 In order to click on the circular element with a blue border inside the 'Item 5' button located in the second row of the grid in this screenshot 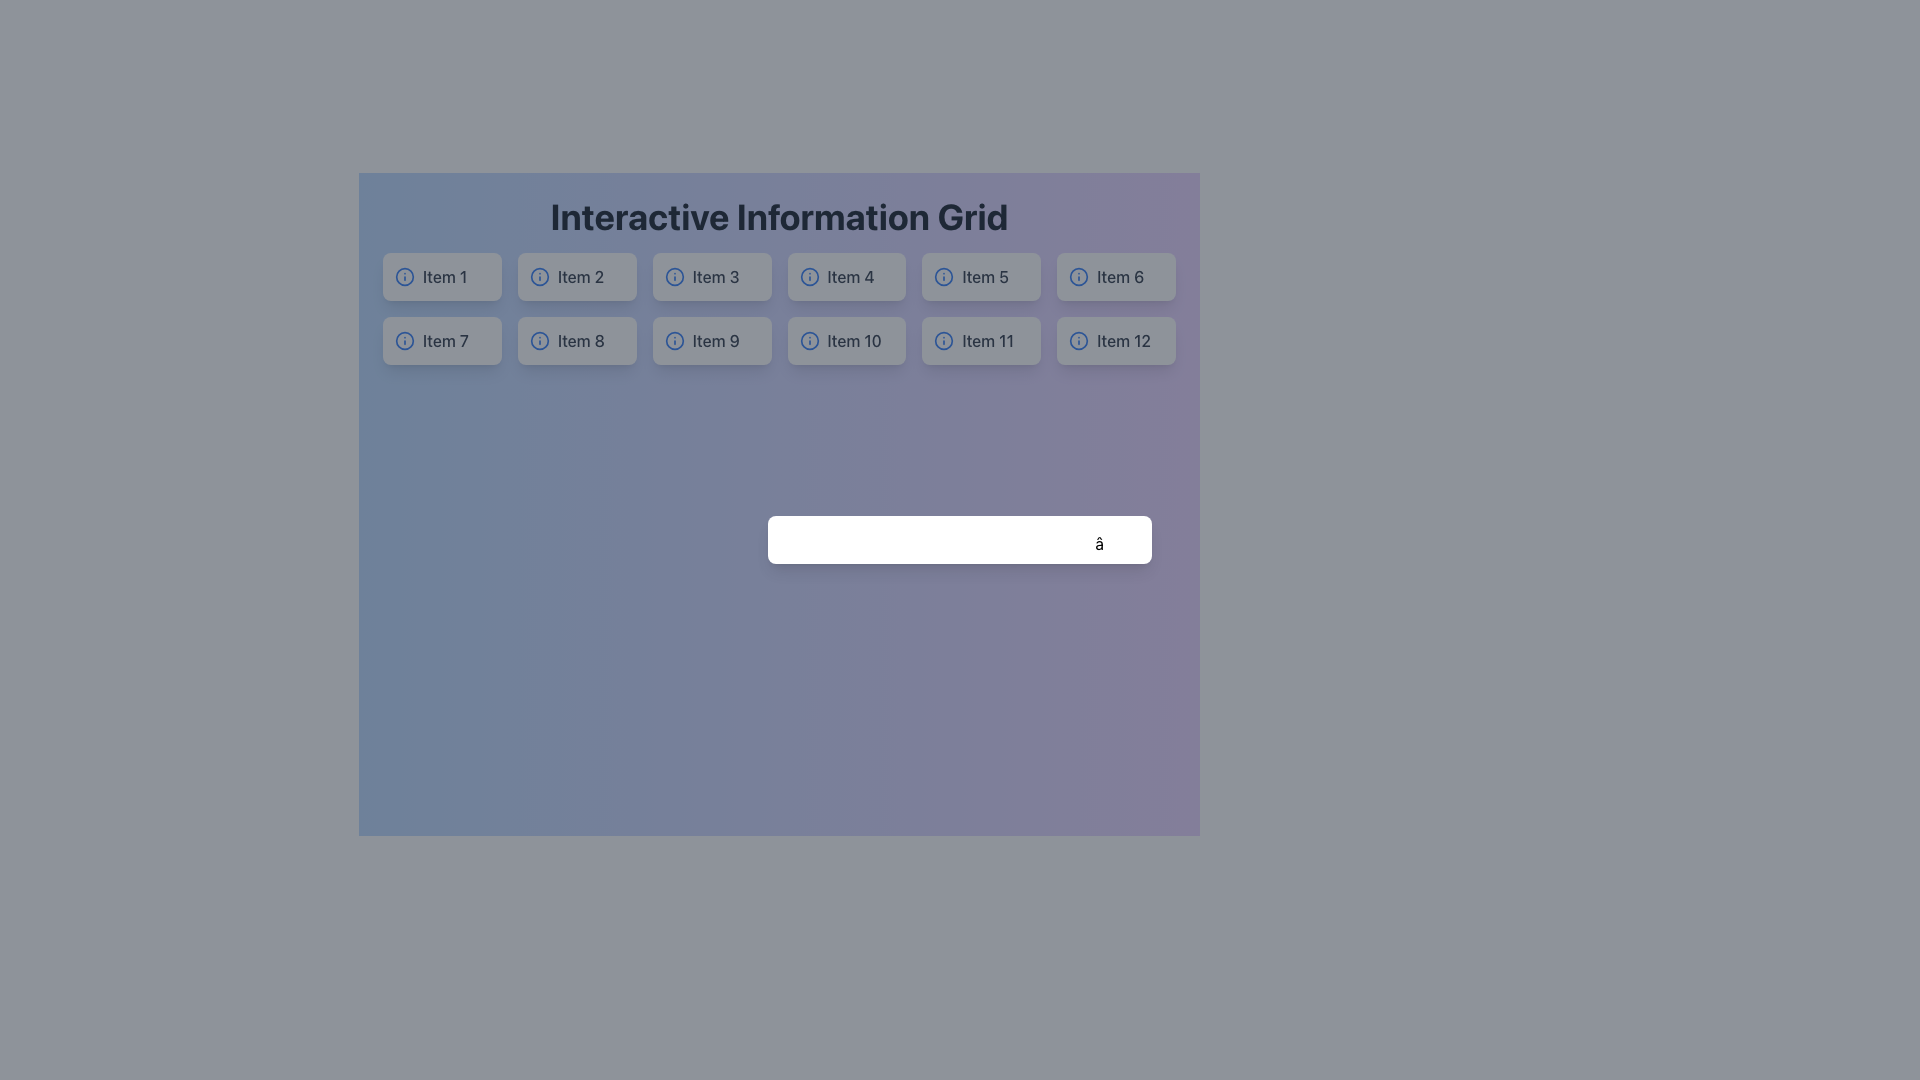, I will do `click(943, 277)`.